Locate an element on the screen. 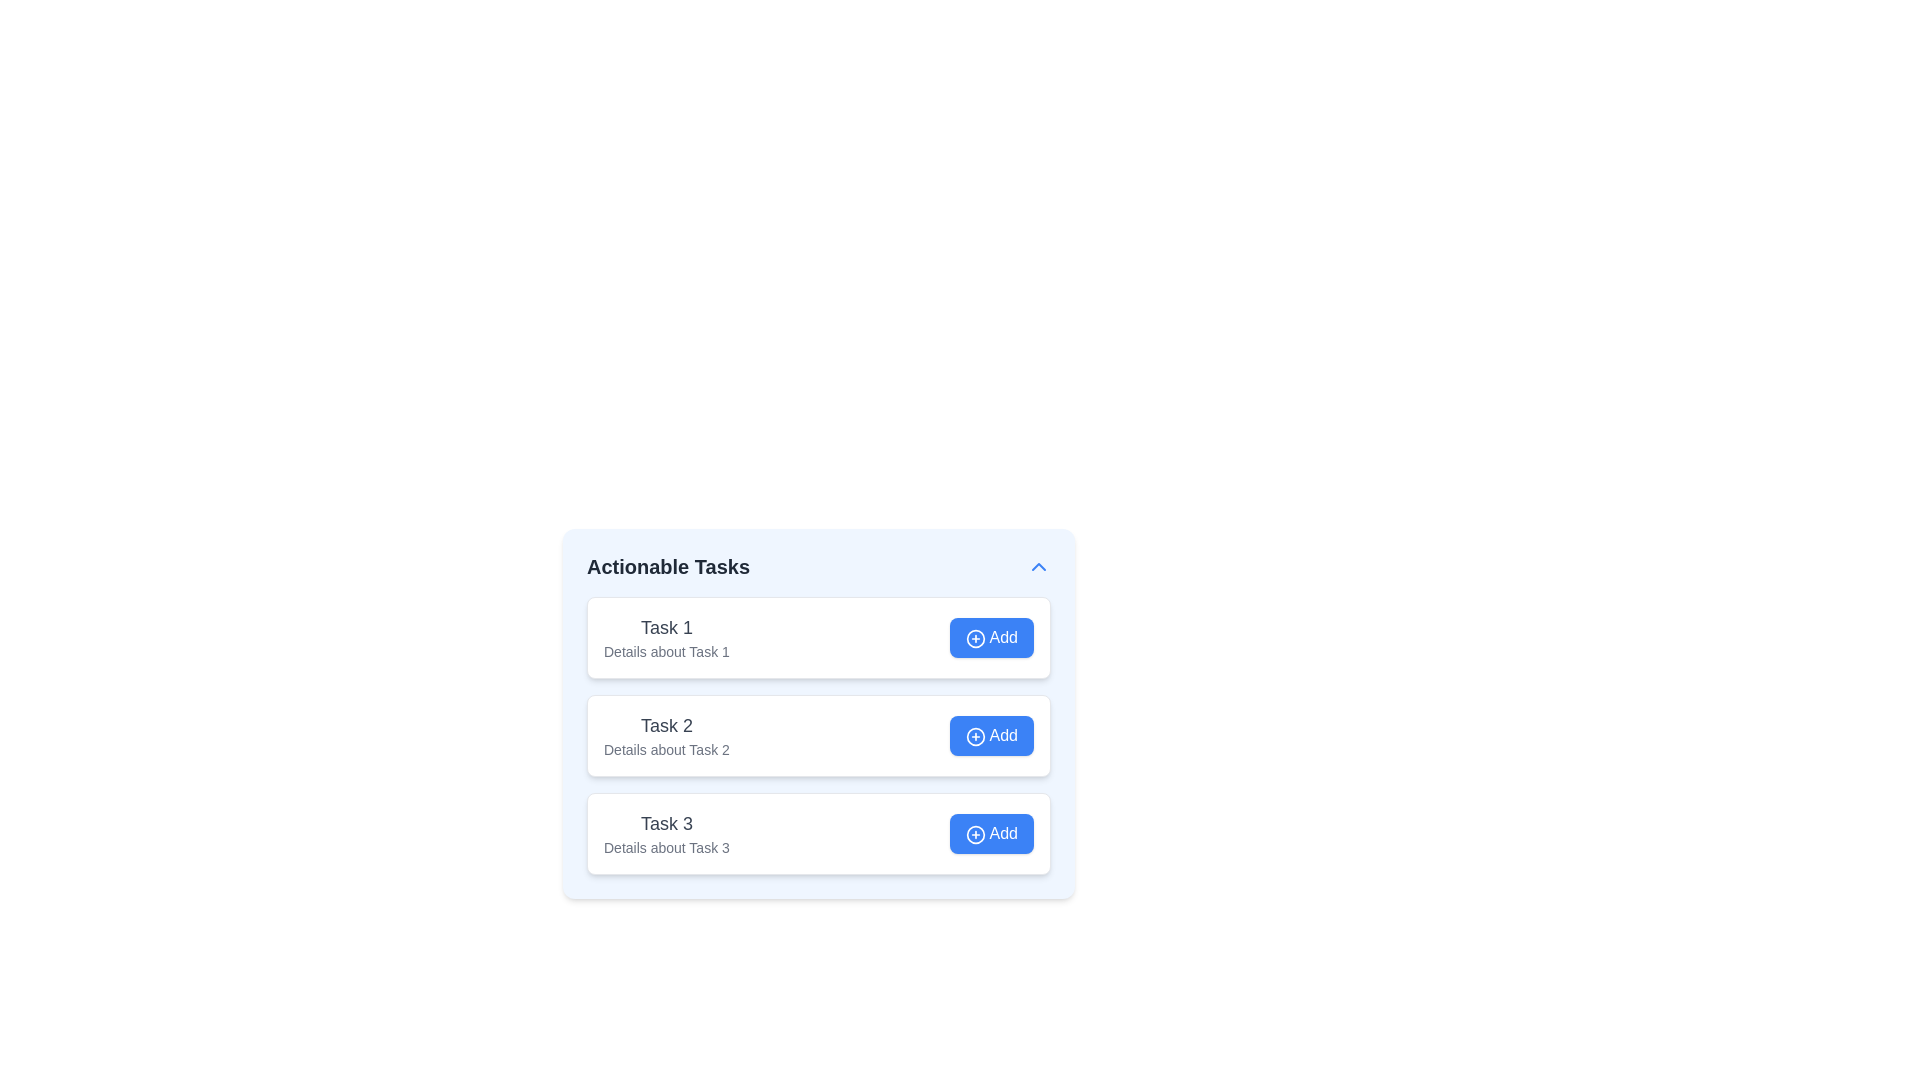 The height and width of the screenshot is (1080, 1920). the circular icon with a blue outline and white fill, located inside the 'Add' button is located at coordinates (975, 638).